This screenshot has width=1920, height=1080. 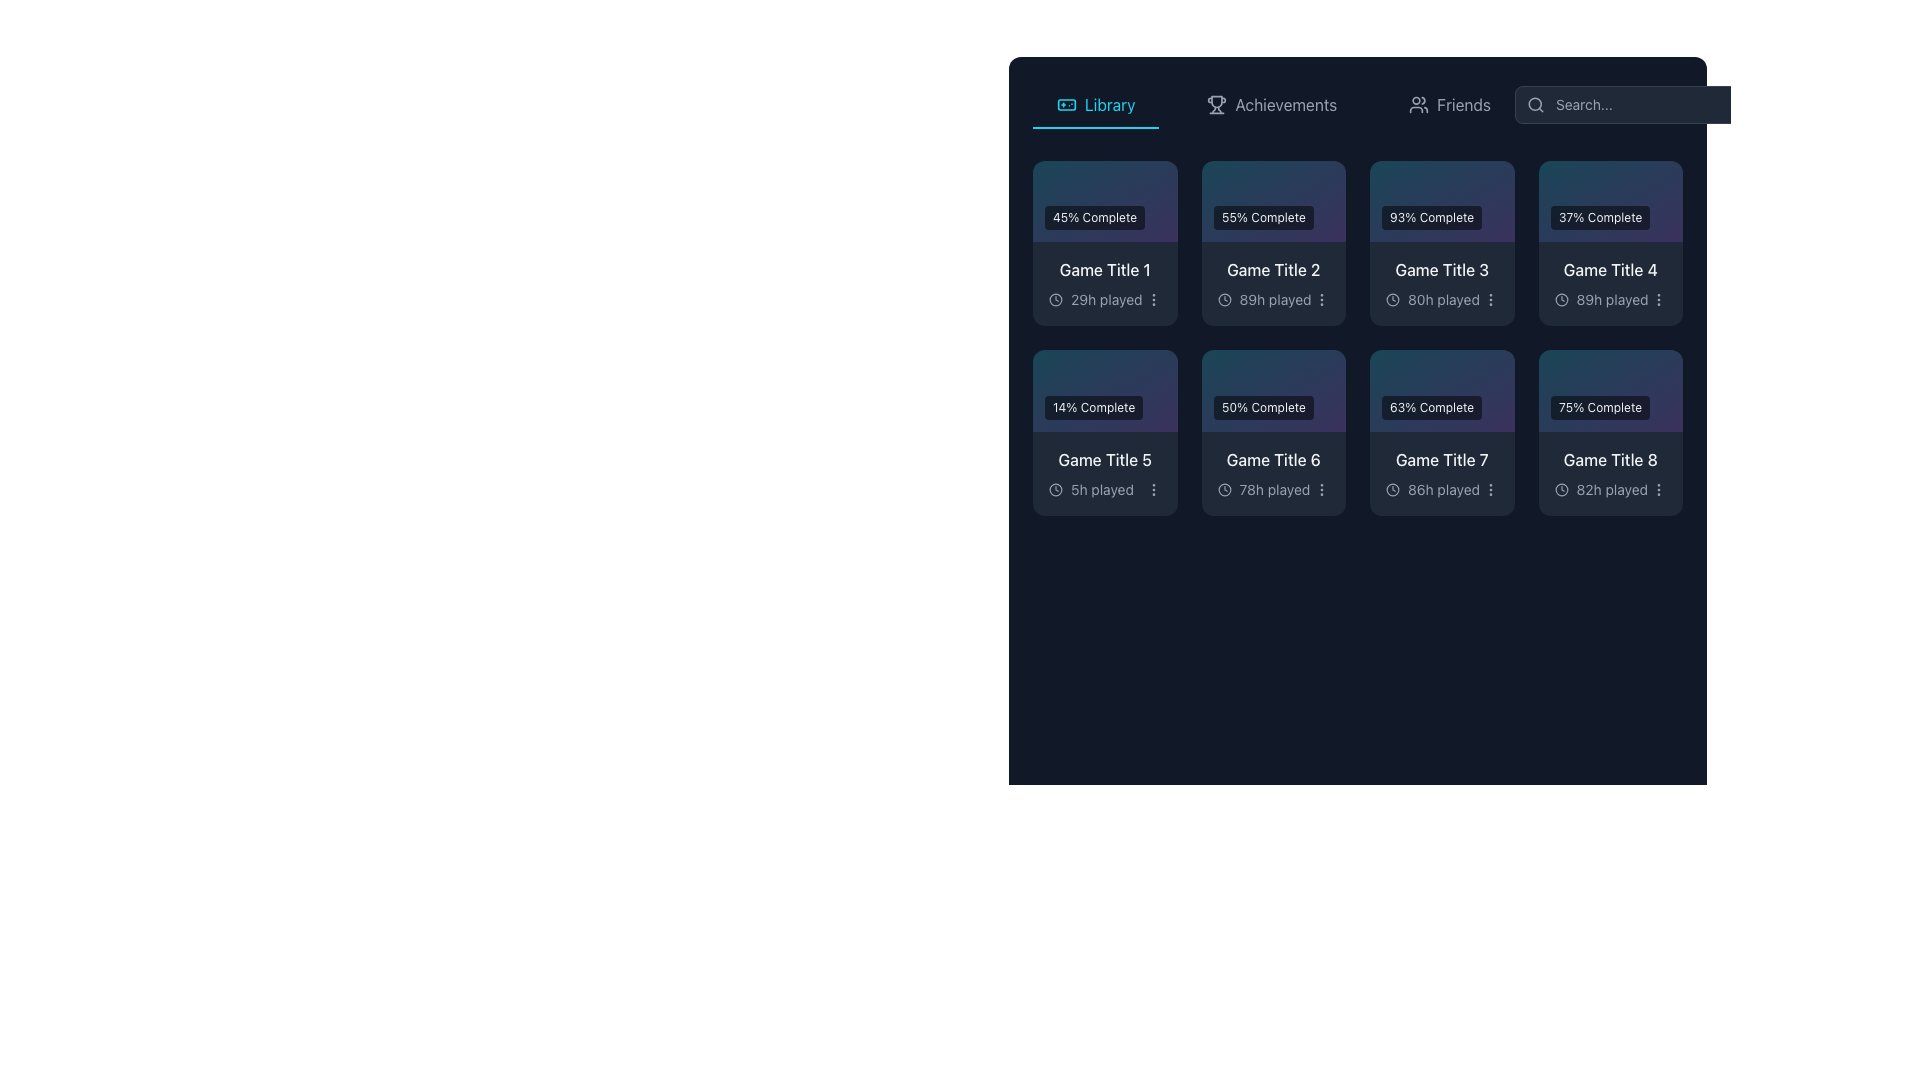 I want to click on text value displayed as '89h played' in the Text label located in the card for 'Game Title 4', positioned in the fourth column of the top row, to the right of the clock icon, so click(x=1612, y=300).